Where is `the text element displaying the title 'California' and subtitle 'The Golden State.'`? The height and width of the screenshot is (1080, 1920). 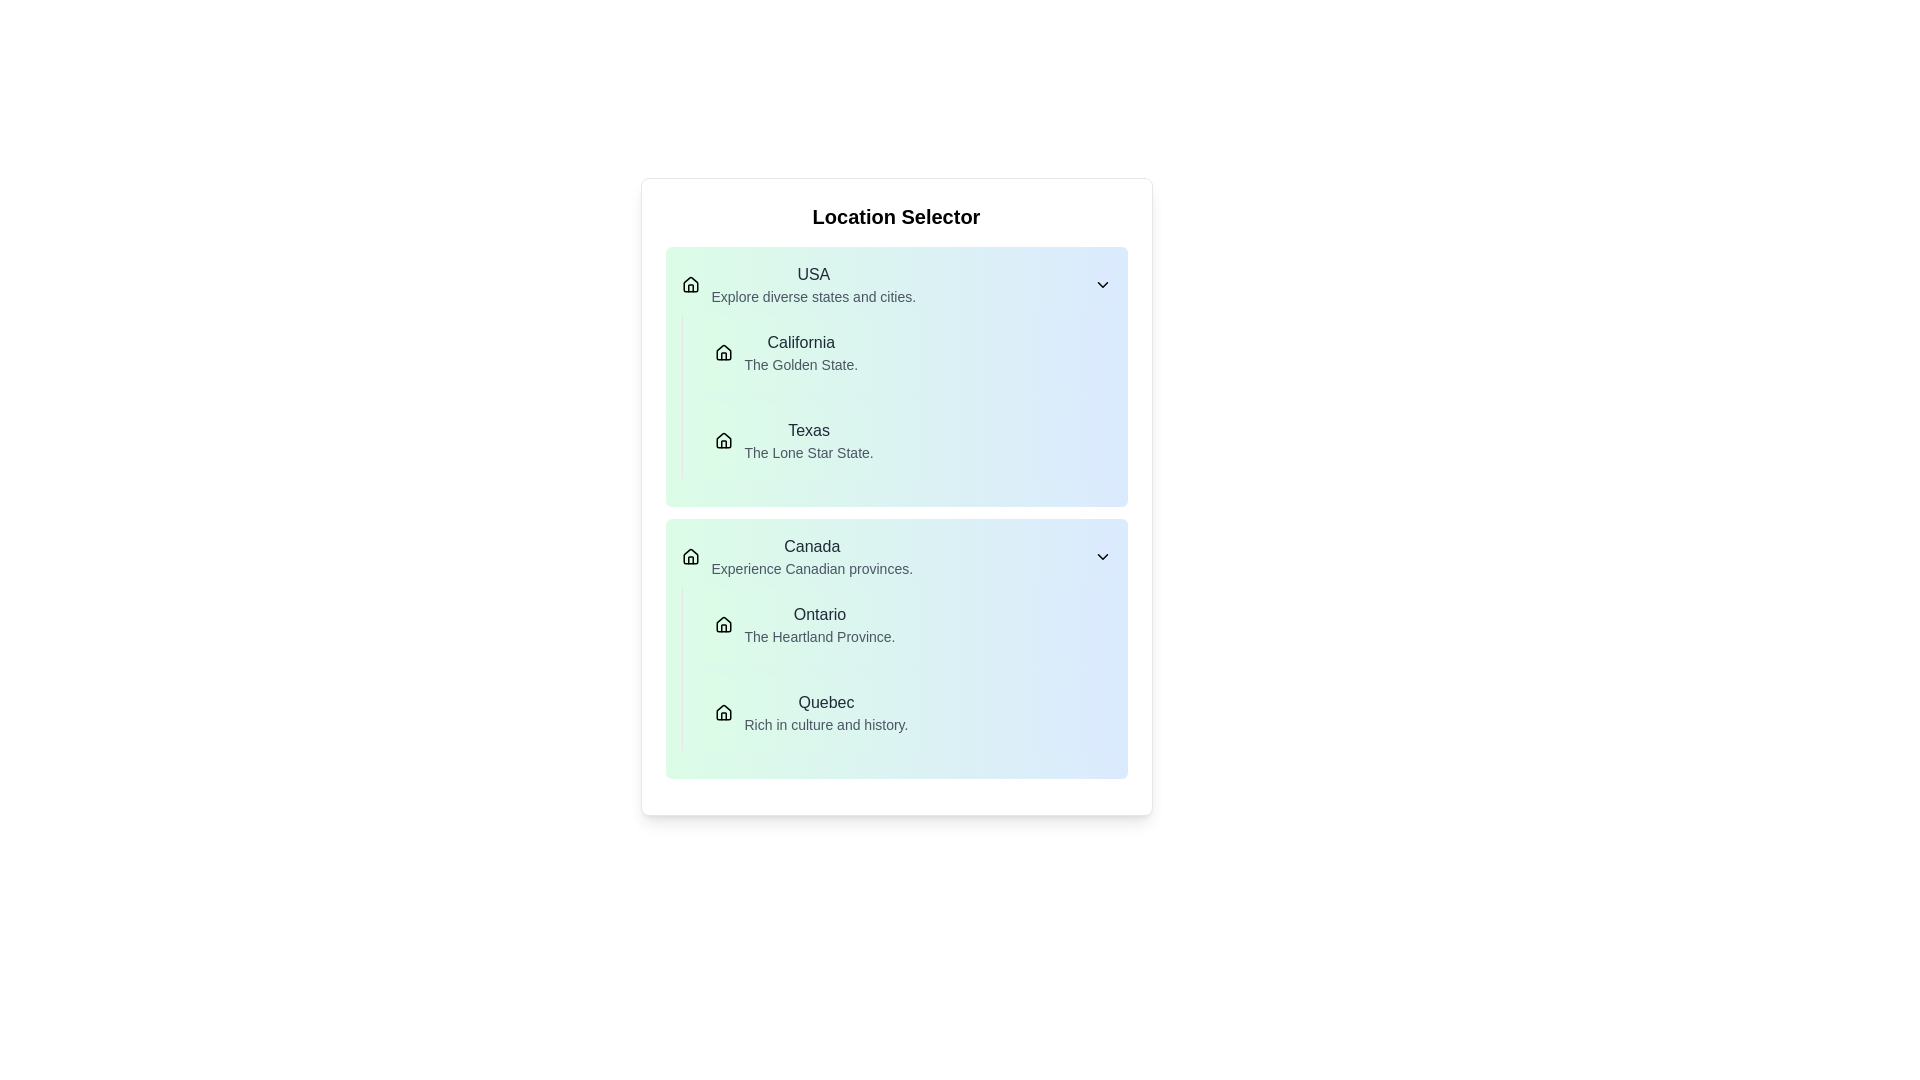 the text element displaying the title 'California' and subtitle 'The Golden State.' is located at coordinates (801, 352).